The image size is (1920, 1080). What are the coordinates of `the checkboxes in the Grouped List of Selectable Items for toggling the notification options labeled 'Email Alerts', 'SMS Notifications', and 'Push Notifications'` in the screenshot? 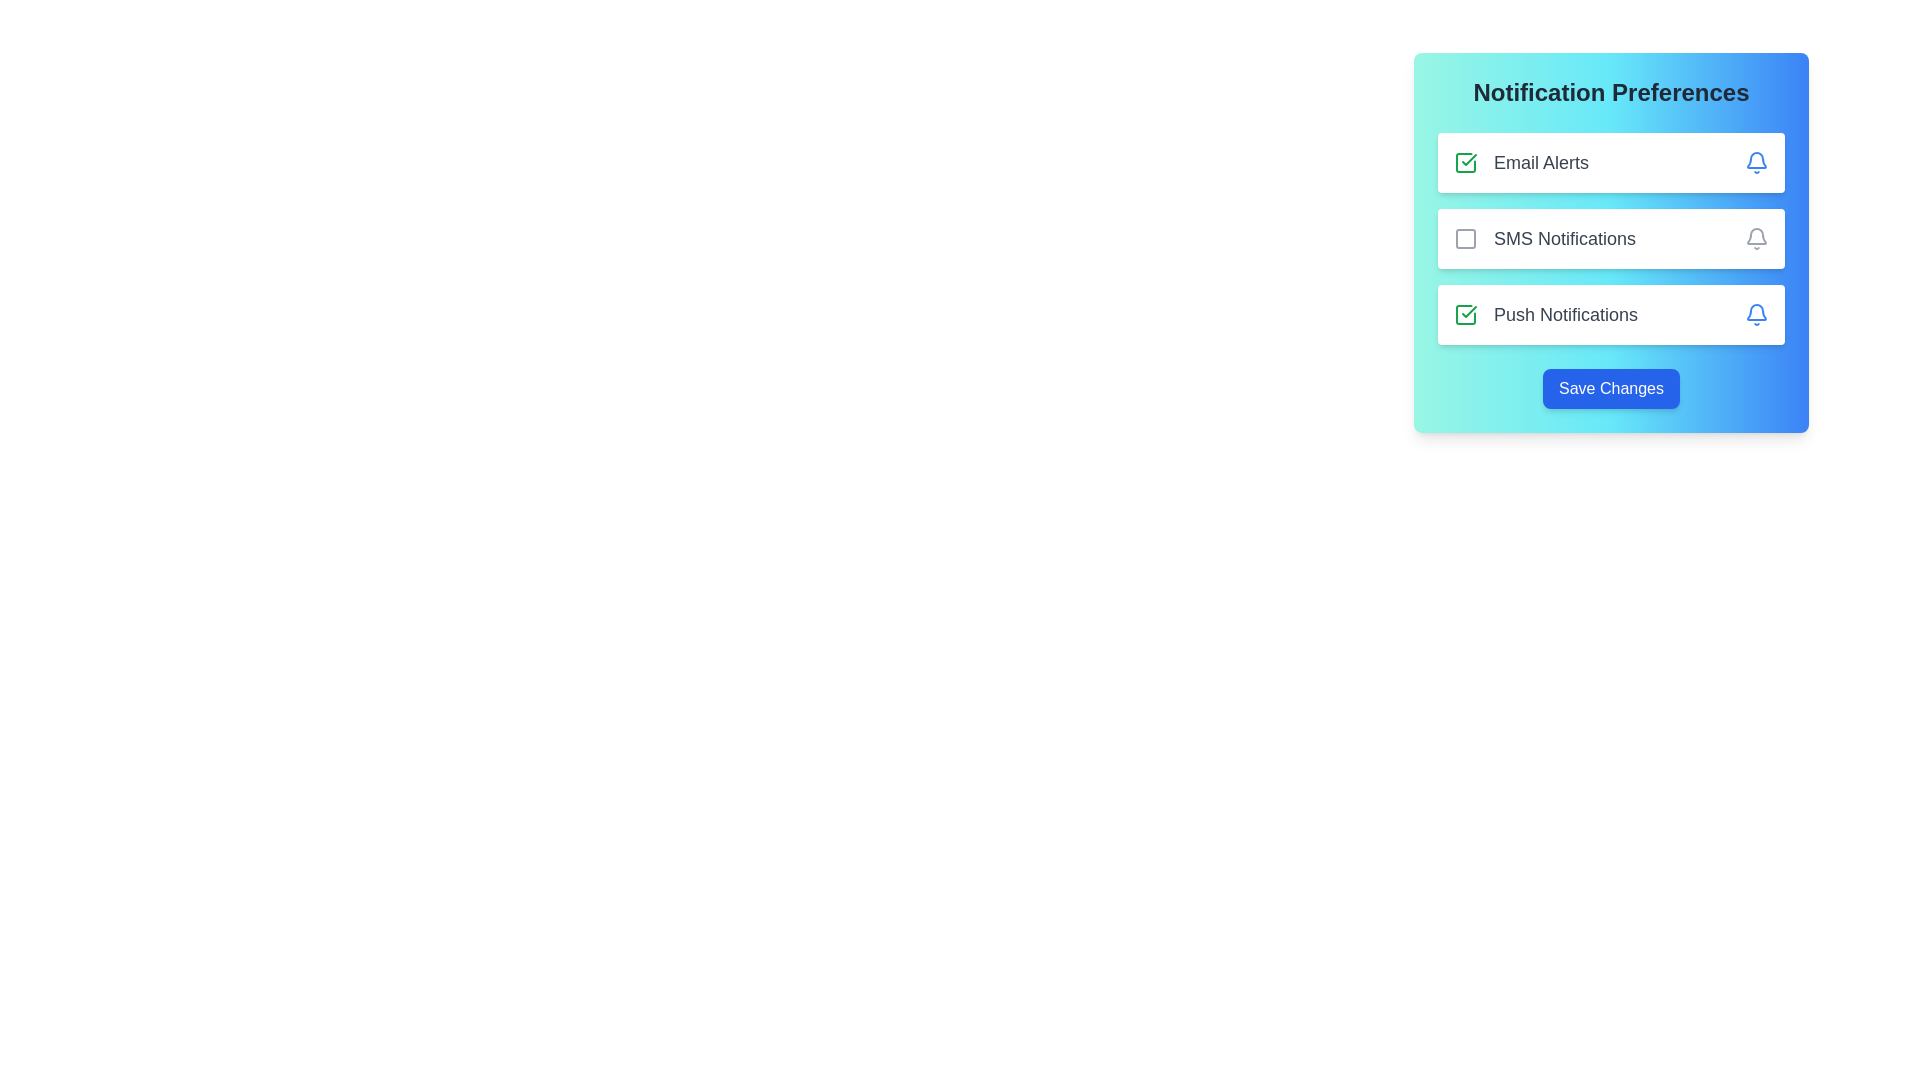 It's located at (1611, 238).